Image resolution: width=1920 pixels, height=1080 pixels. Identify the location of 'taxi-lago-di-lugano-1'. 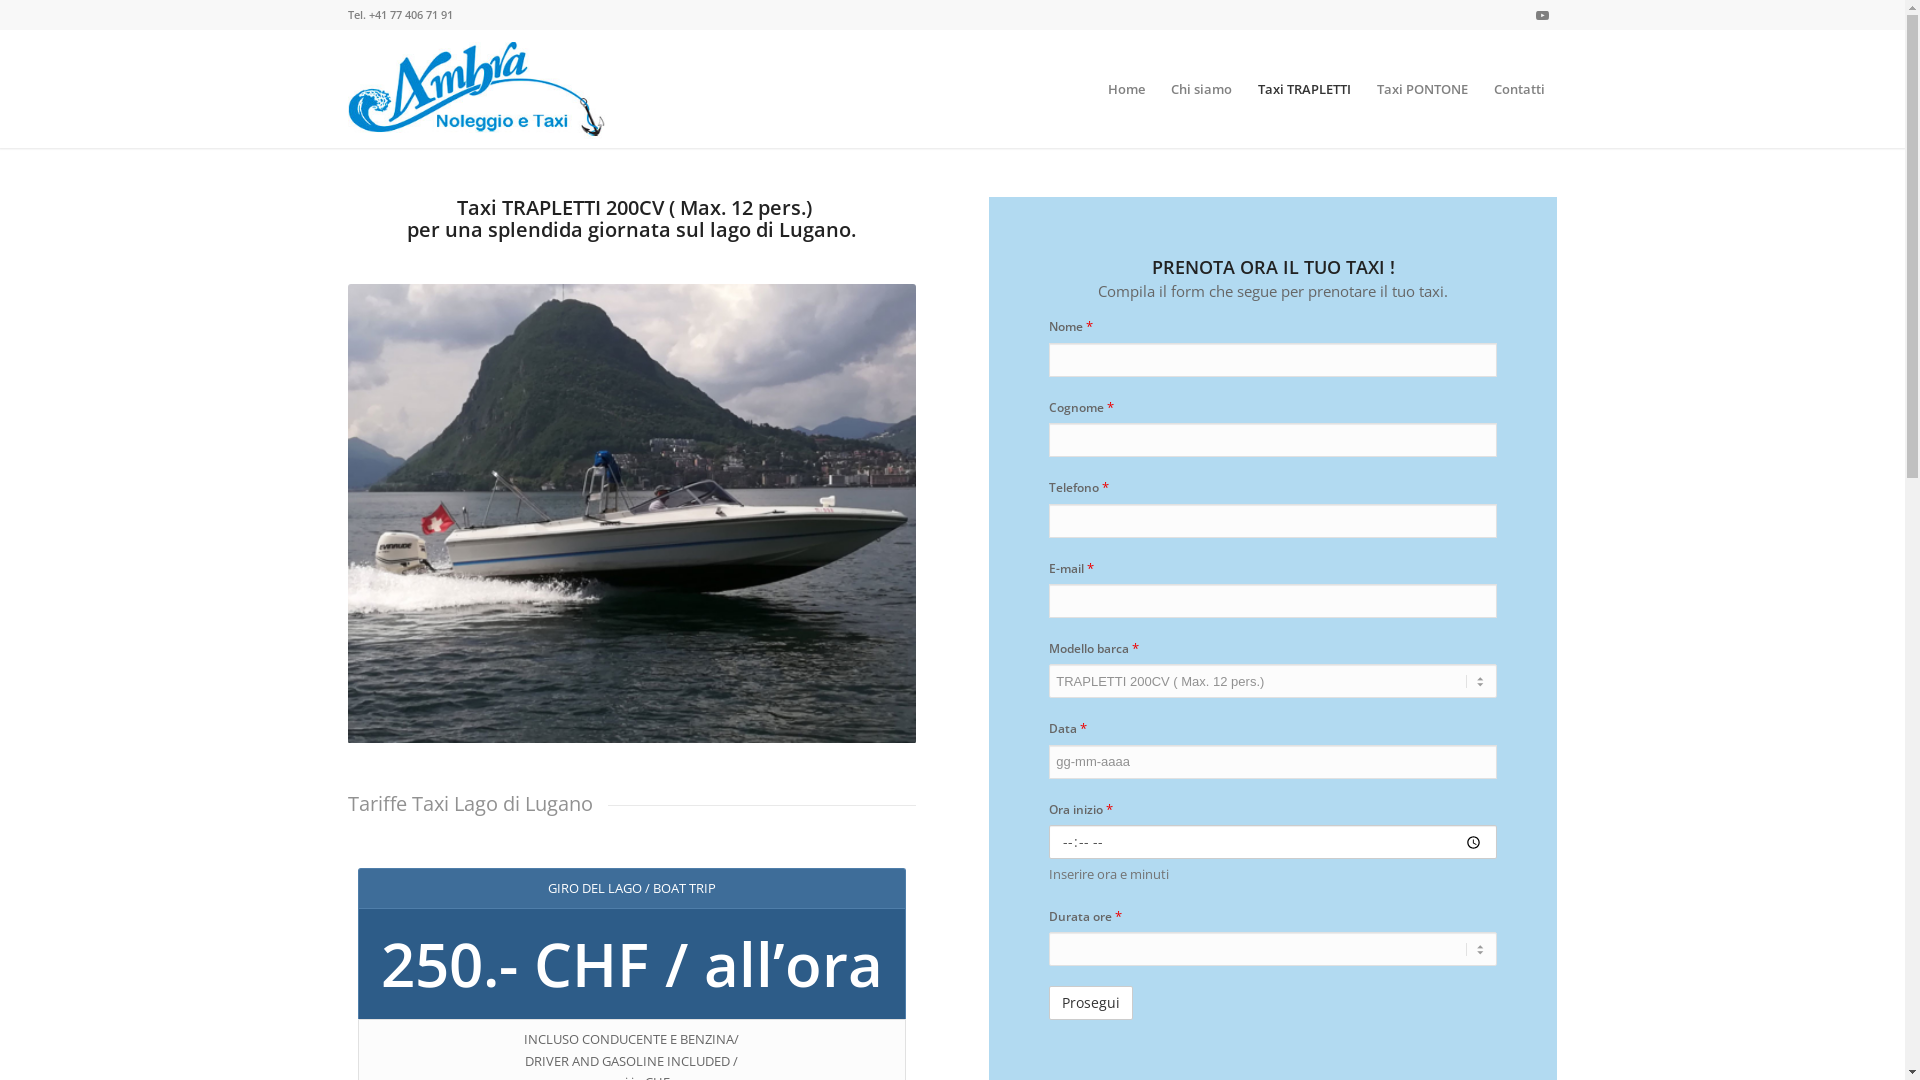
(631, 512).